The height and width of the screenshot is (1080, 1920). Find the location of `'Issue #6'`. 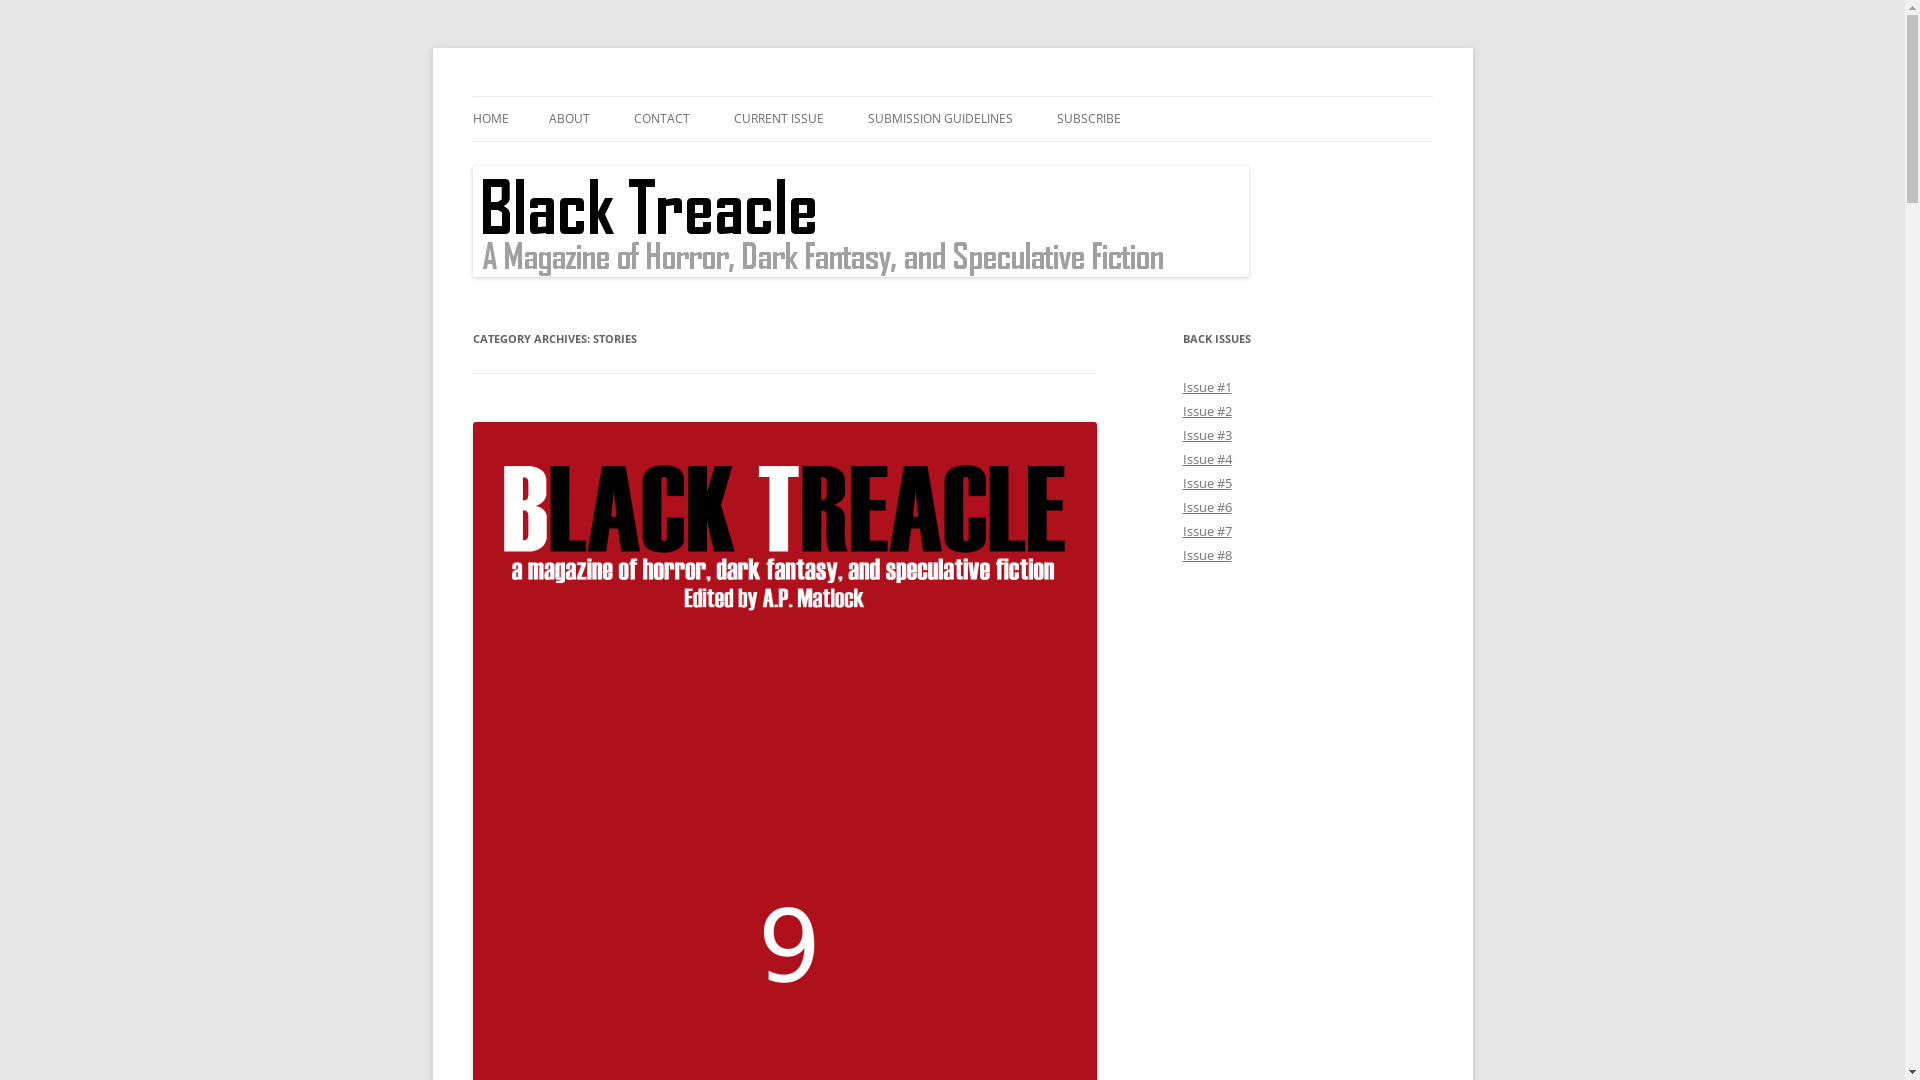

'Issue #6' is located at coordinates (1205, 505).